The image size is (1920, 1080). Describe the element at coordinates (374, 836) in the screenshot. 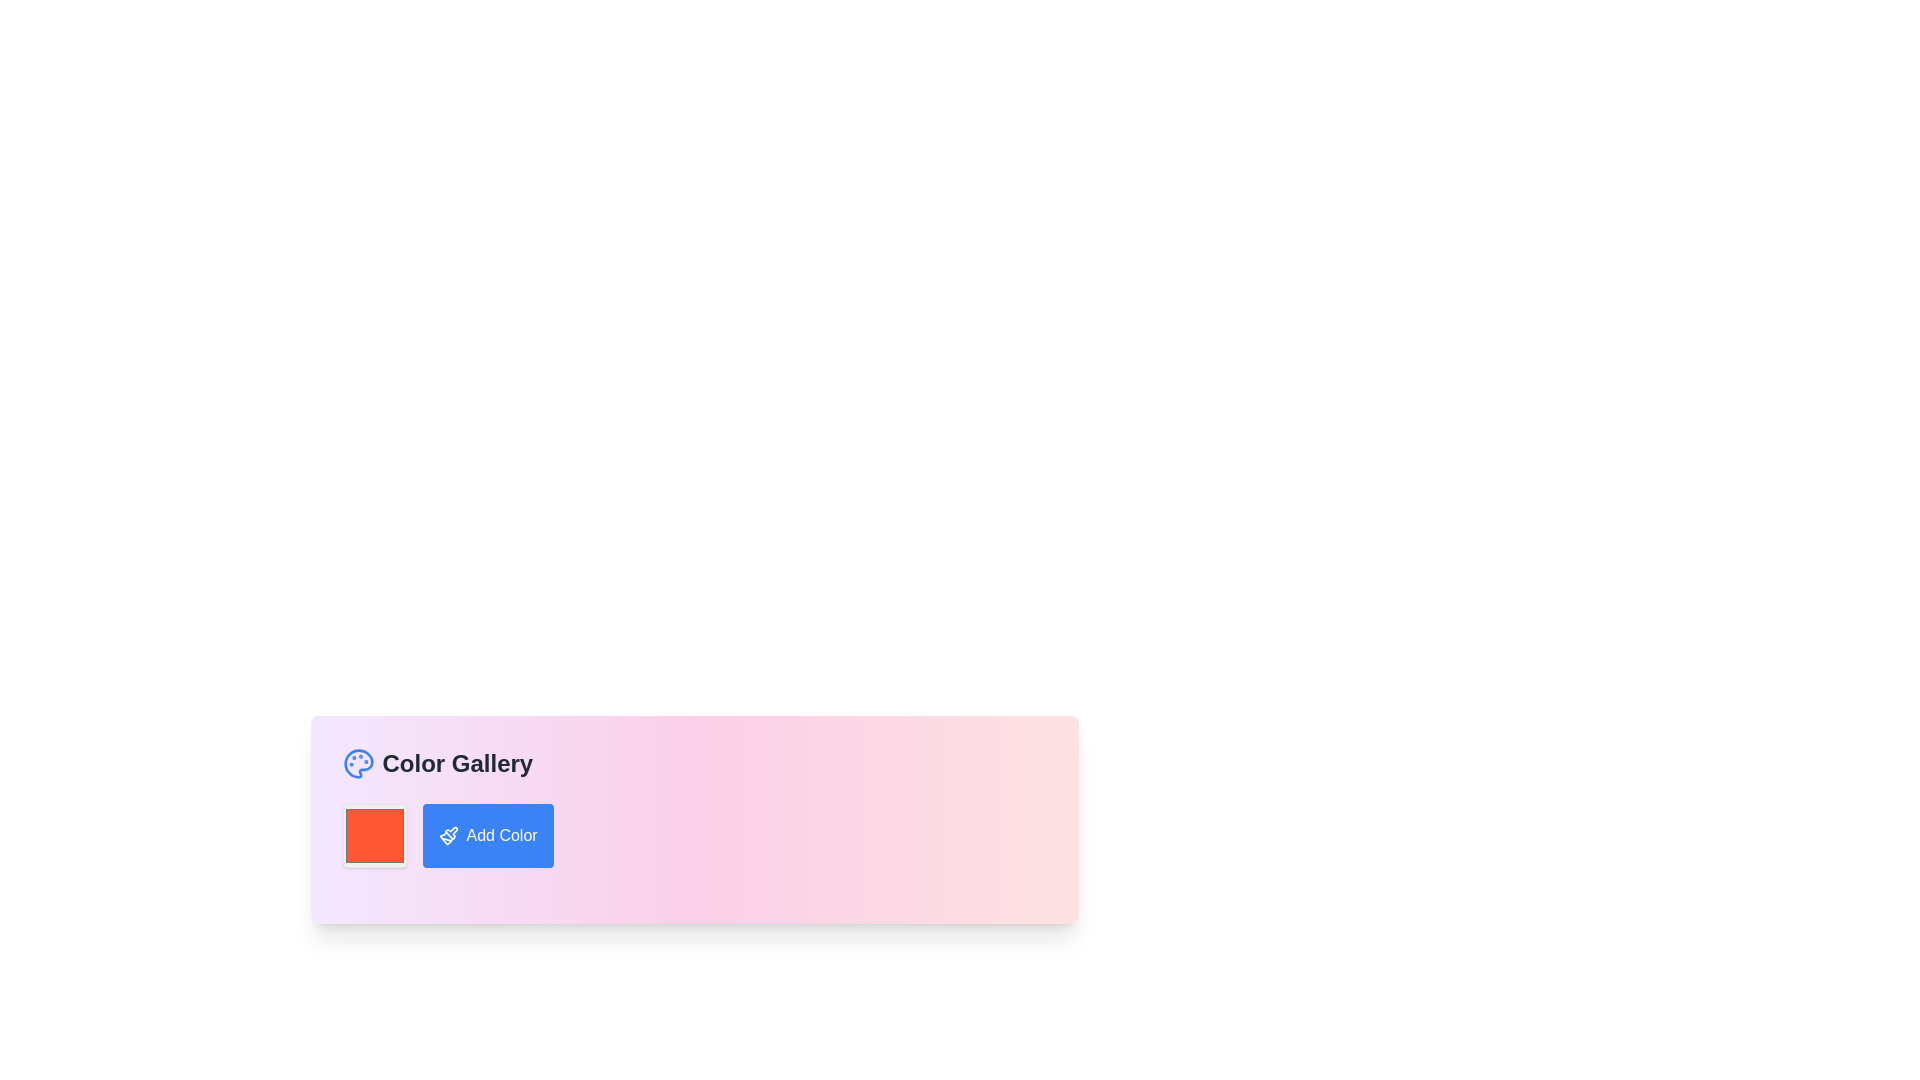

I see `the bright orange color box, which functions as a color selector or indicator` at that location.